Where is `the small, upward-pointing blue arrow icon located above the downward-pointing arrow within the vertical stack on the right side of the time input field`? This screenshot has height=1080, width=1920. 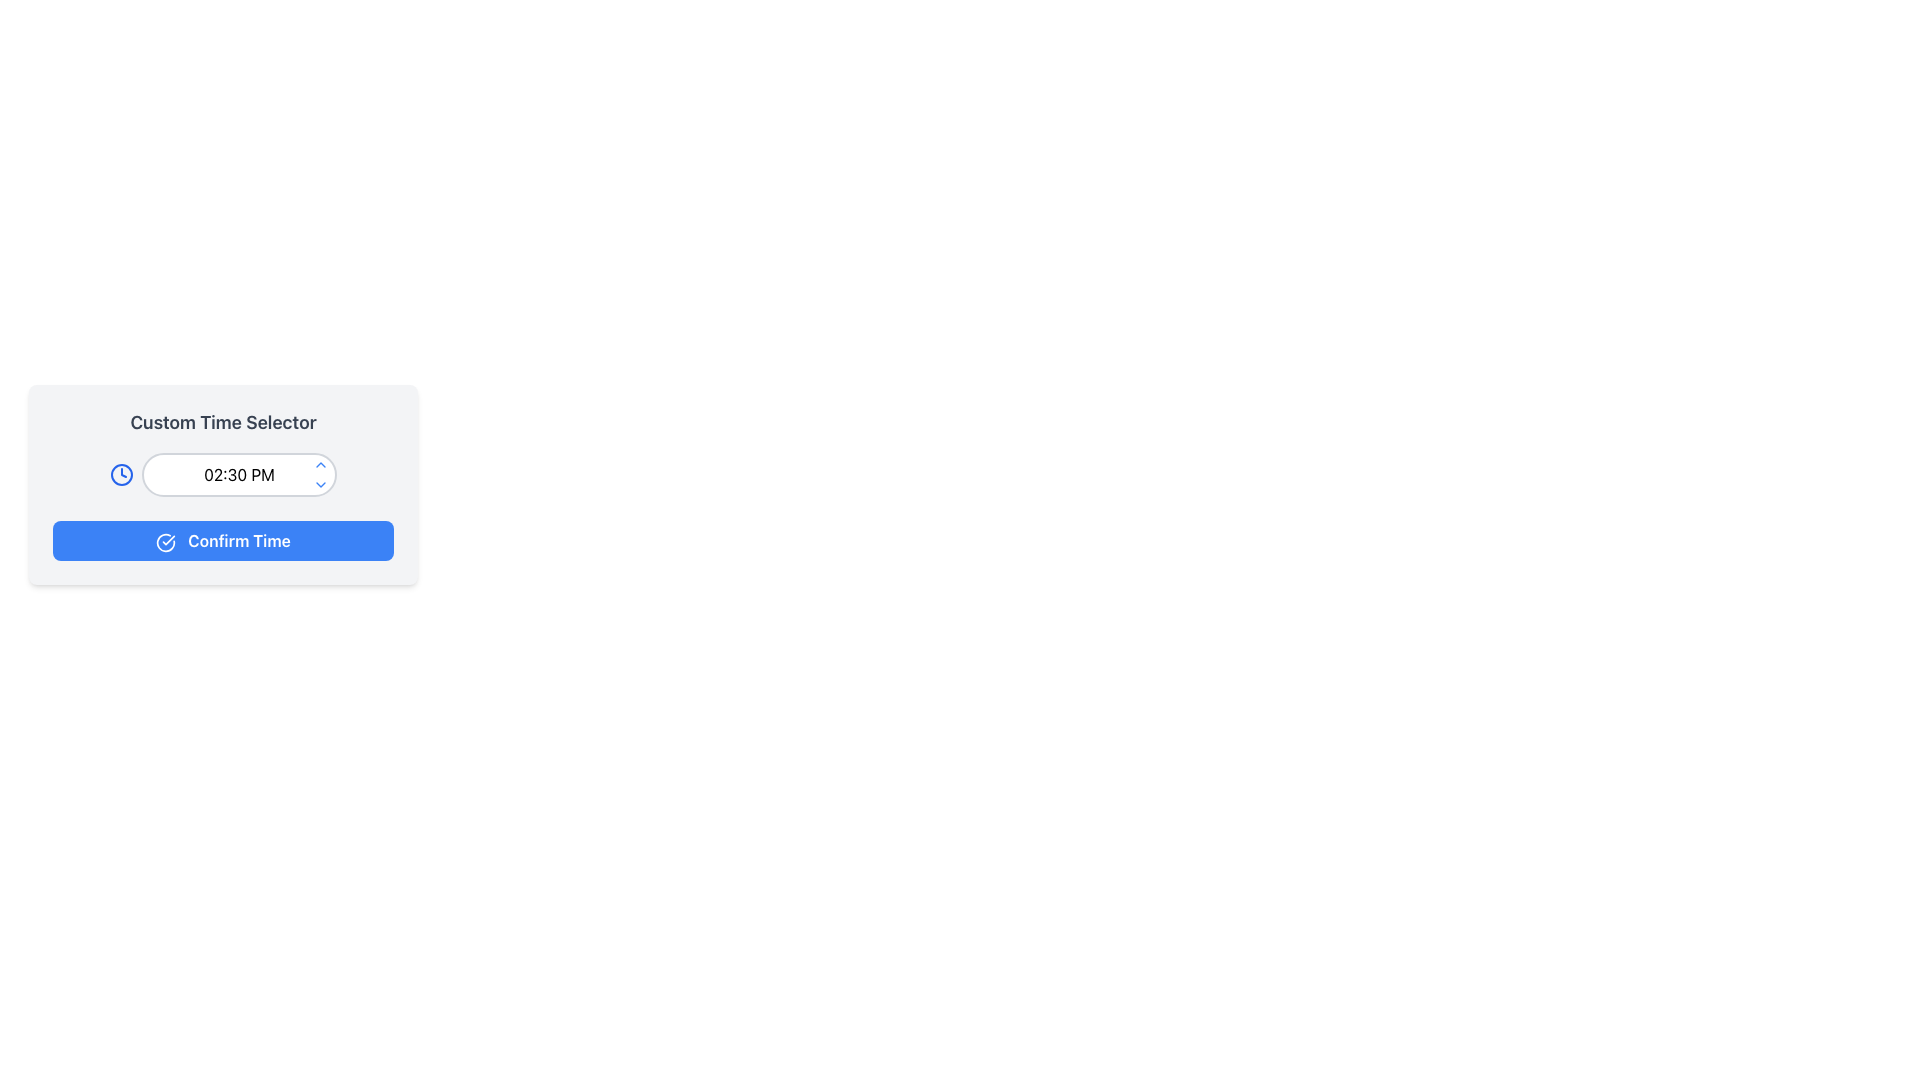 the small, upward-pointing blue arrow icon located above the downward-pointing arrow within the vertical stack on the right side of the time input field is located at coordinates (321, 465).